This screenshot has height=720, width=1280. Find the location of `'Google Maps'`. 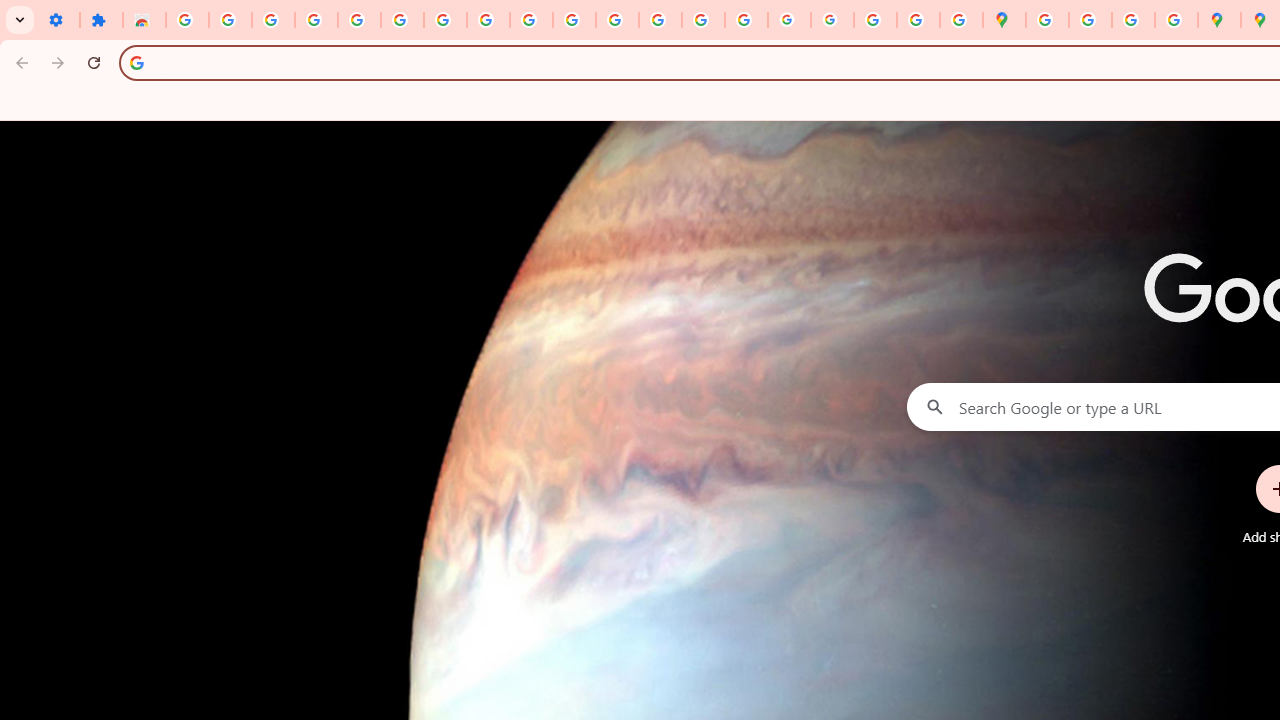

'Google Maps' is located at coordinates (1004, 20).